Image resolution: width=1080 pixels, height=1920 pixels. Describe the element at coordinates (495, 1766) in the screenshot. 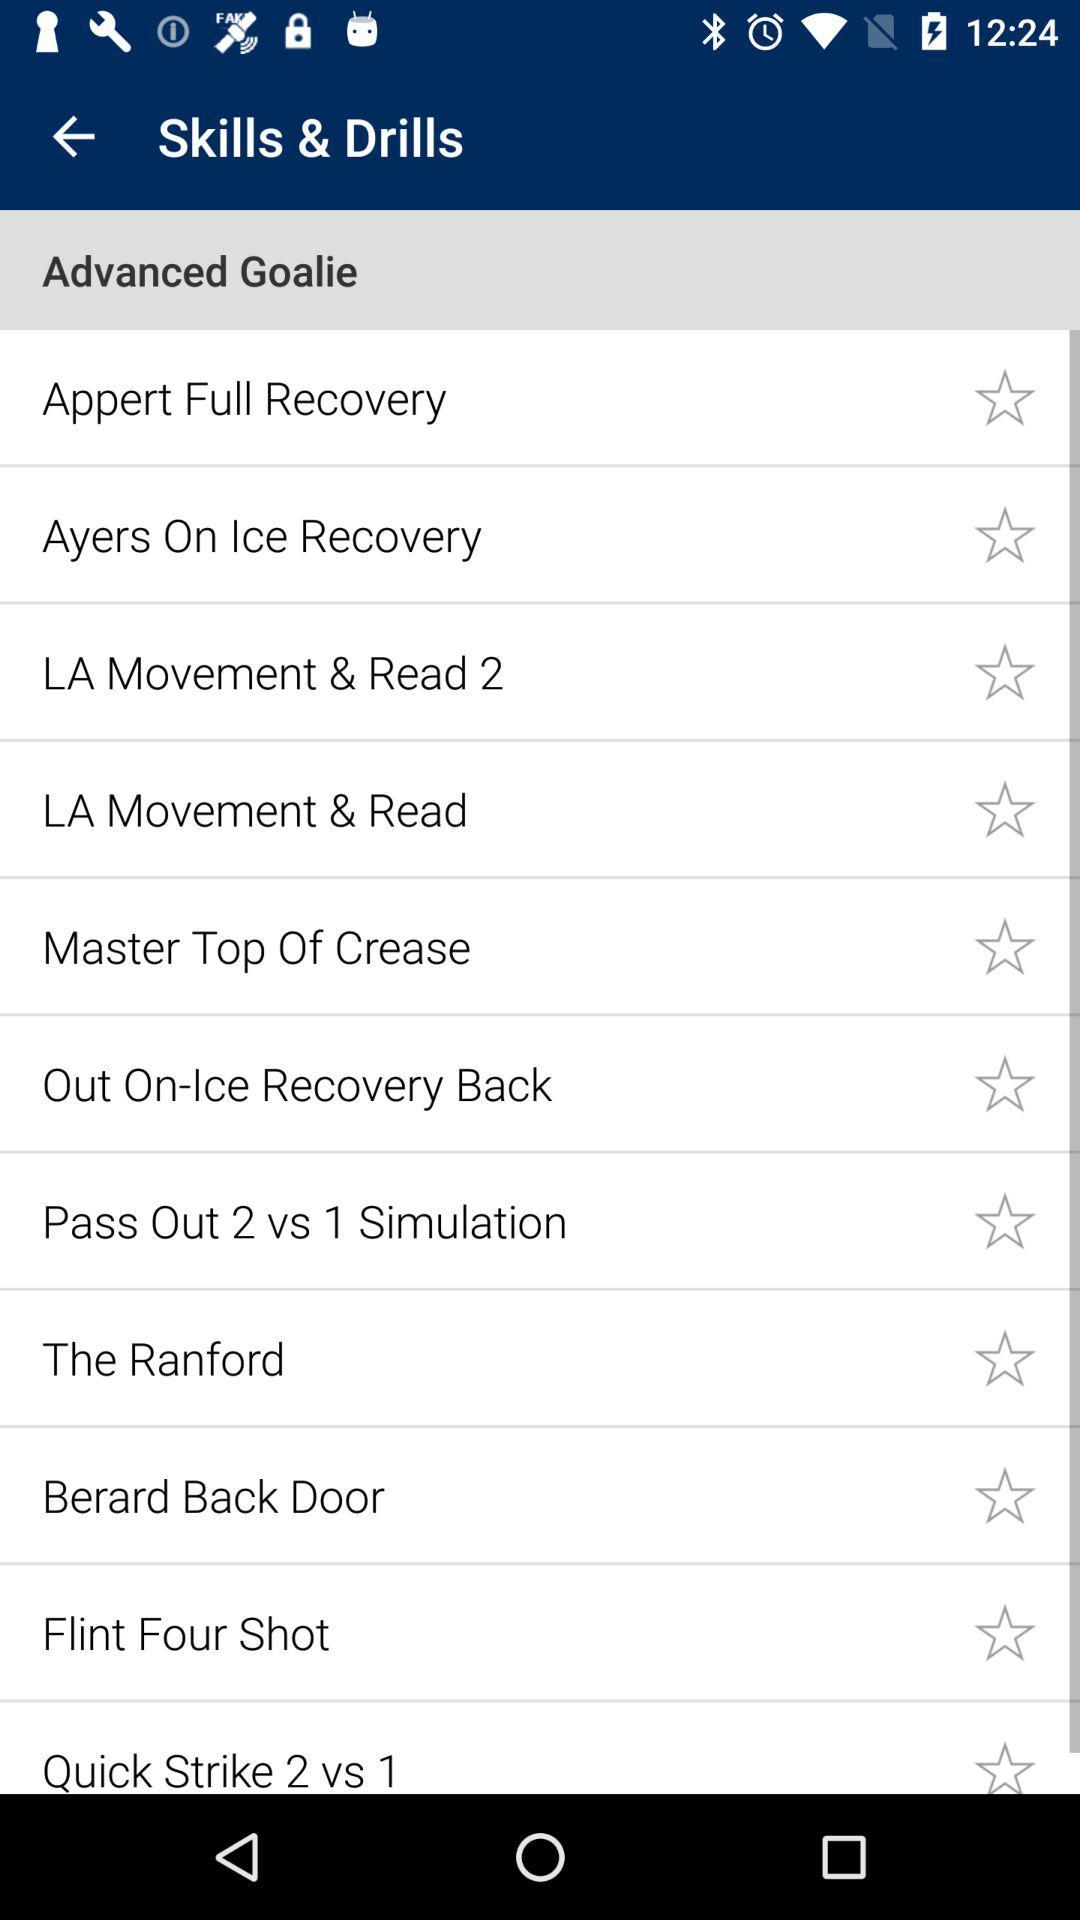

I see `icon below the flint four shot icon` at that location.